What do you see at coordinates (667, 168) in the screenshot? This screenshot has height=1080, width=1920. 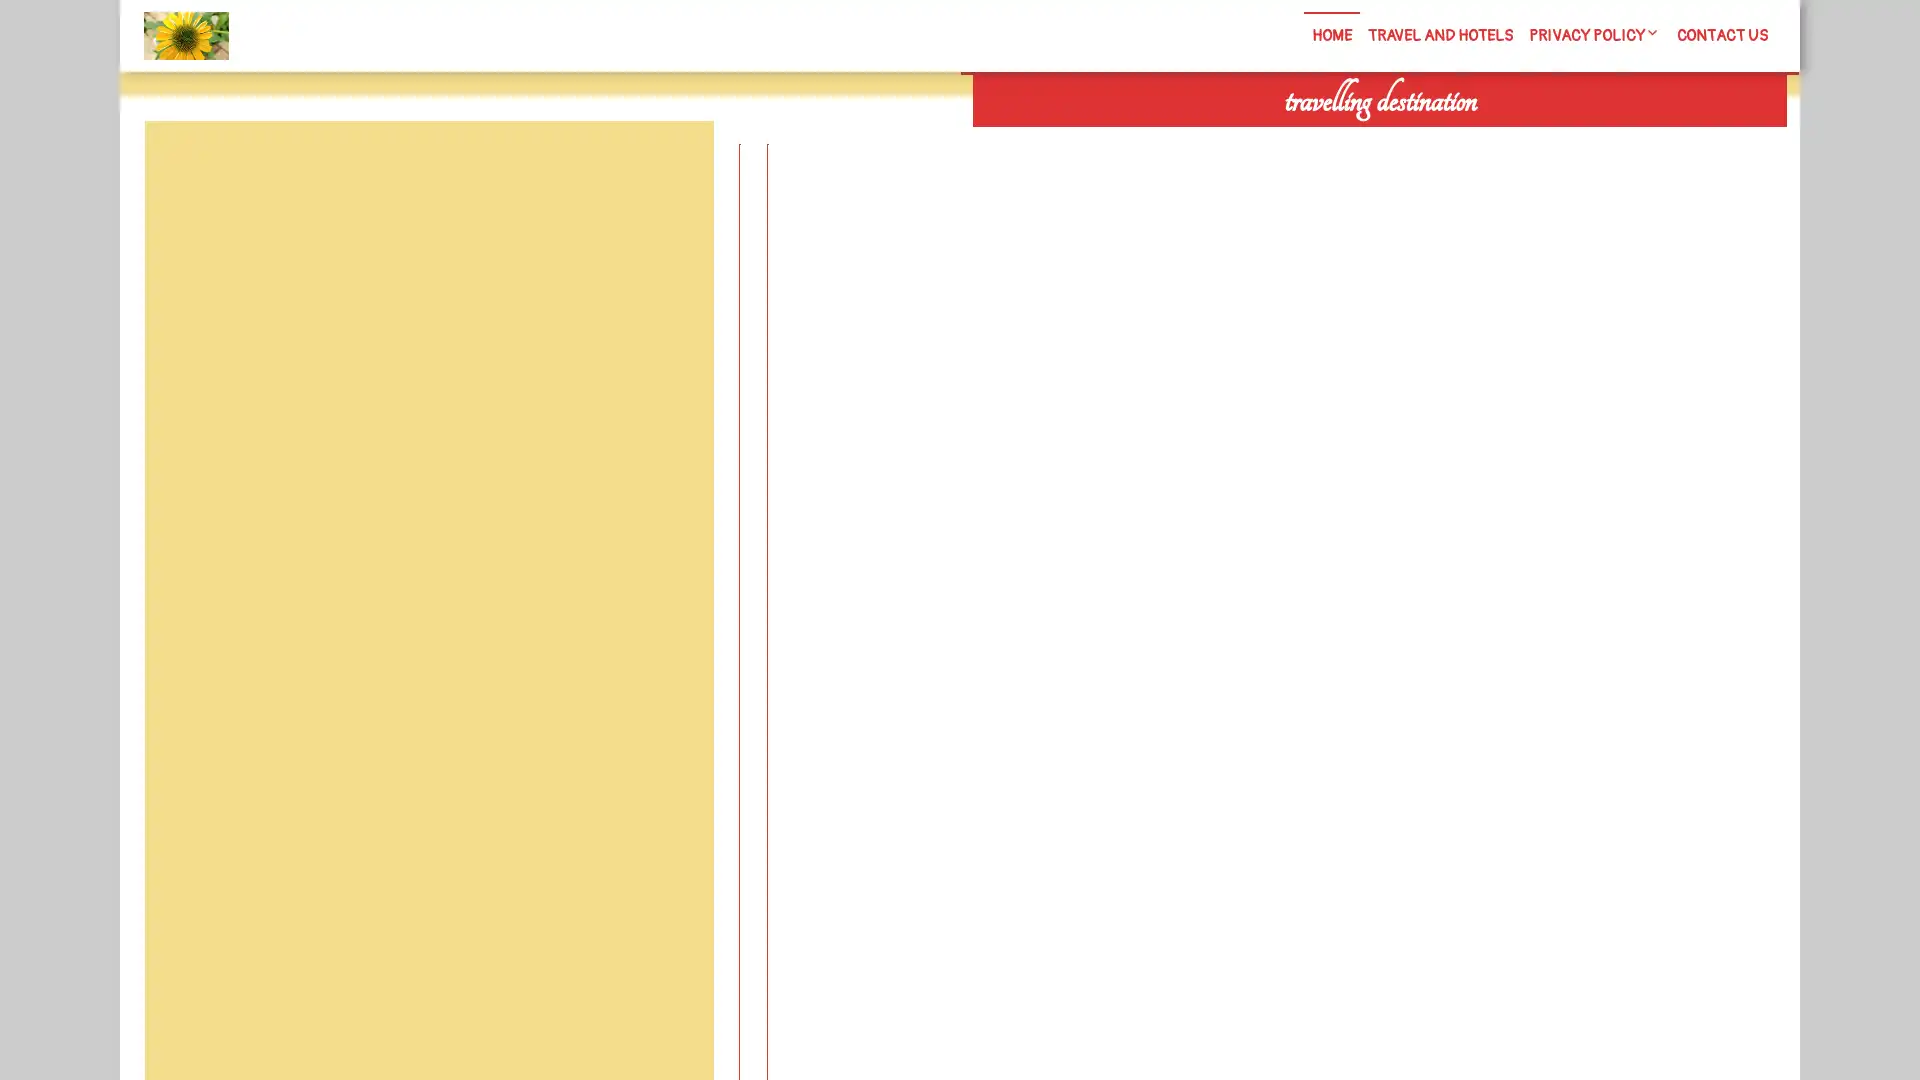 I see `Search` at bounding box center [667, 168].